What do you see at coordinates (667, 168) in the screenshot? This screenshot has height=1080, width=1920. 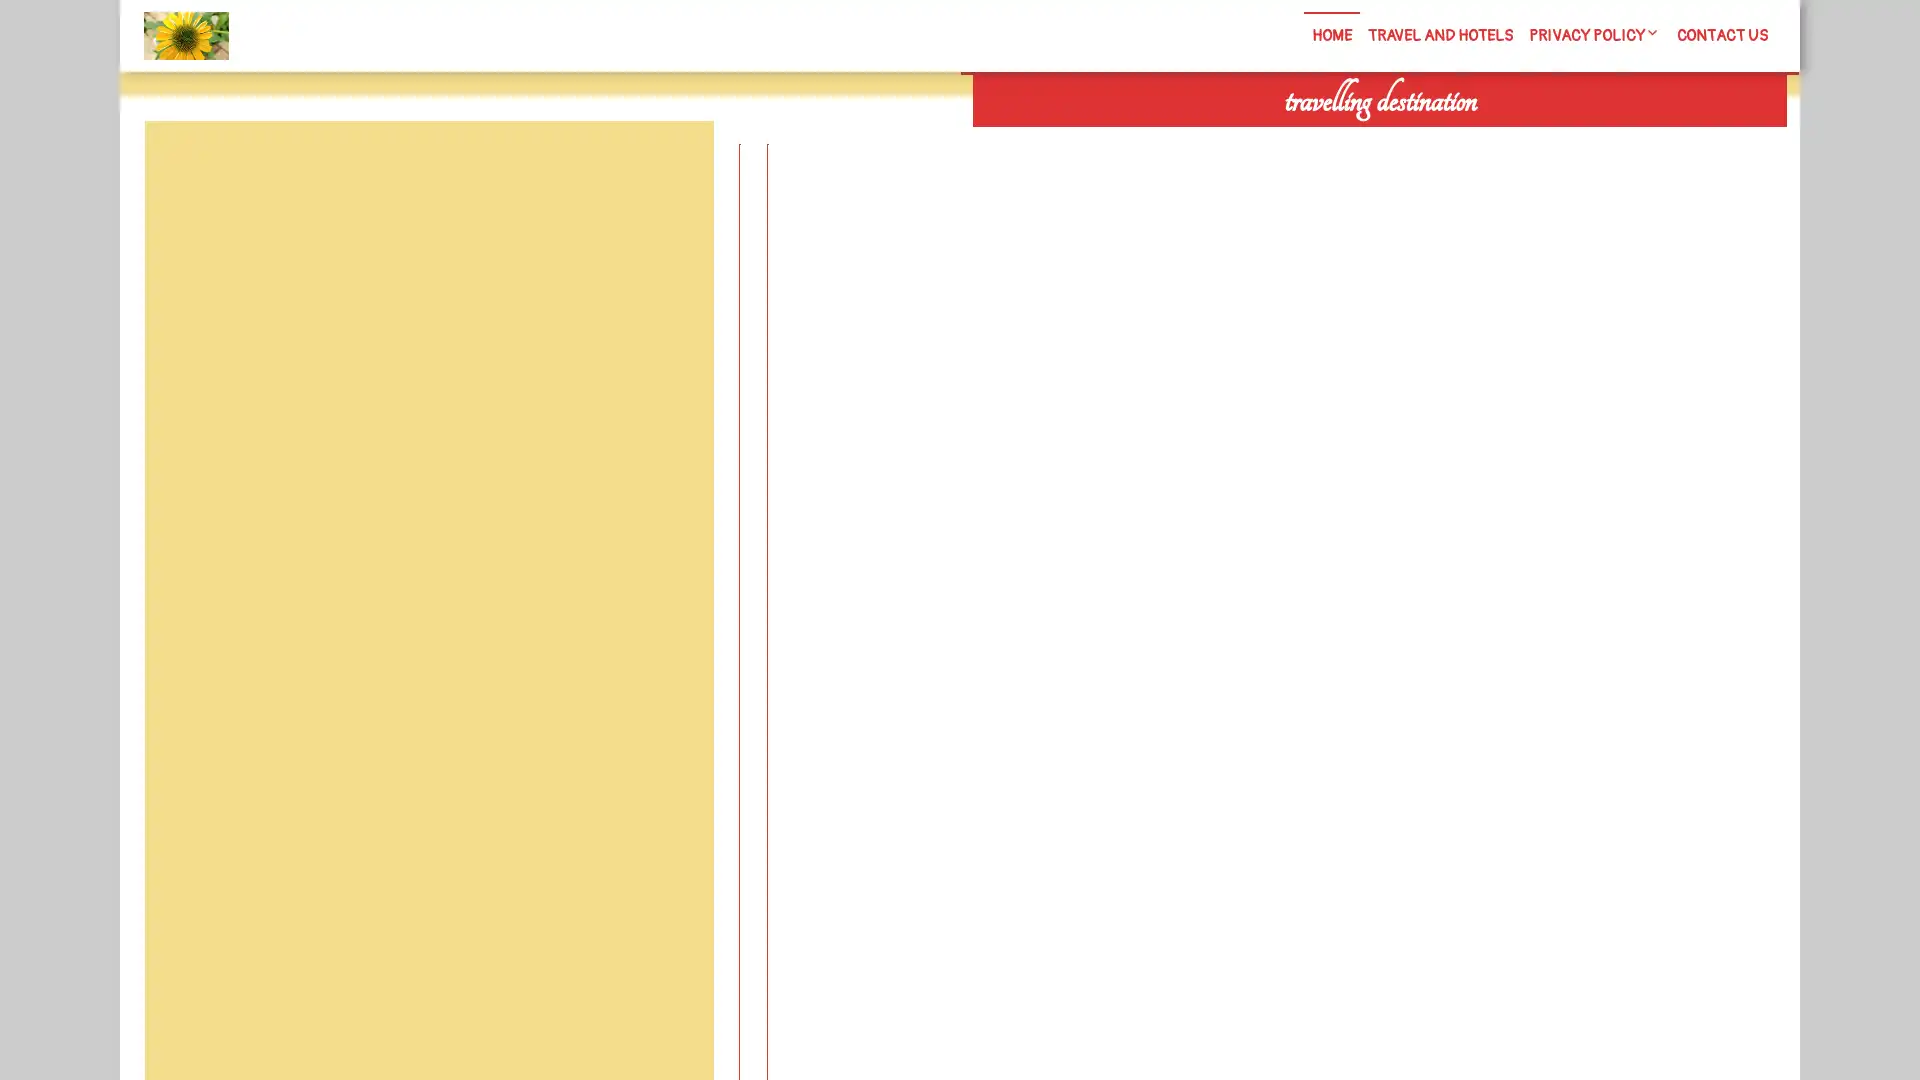 I see `Search` at bounding box center [667, 168].